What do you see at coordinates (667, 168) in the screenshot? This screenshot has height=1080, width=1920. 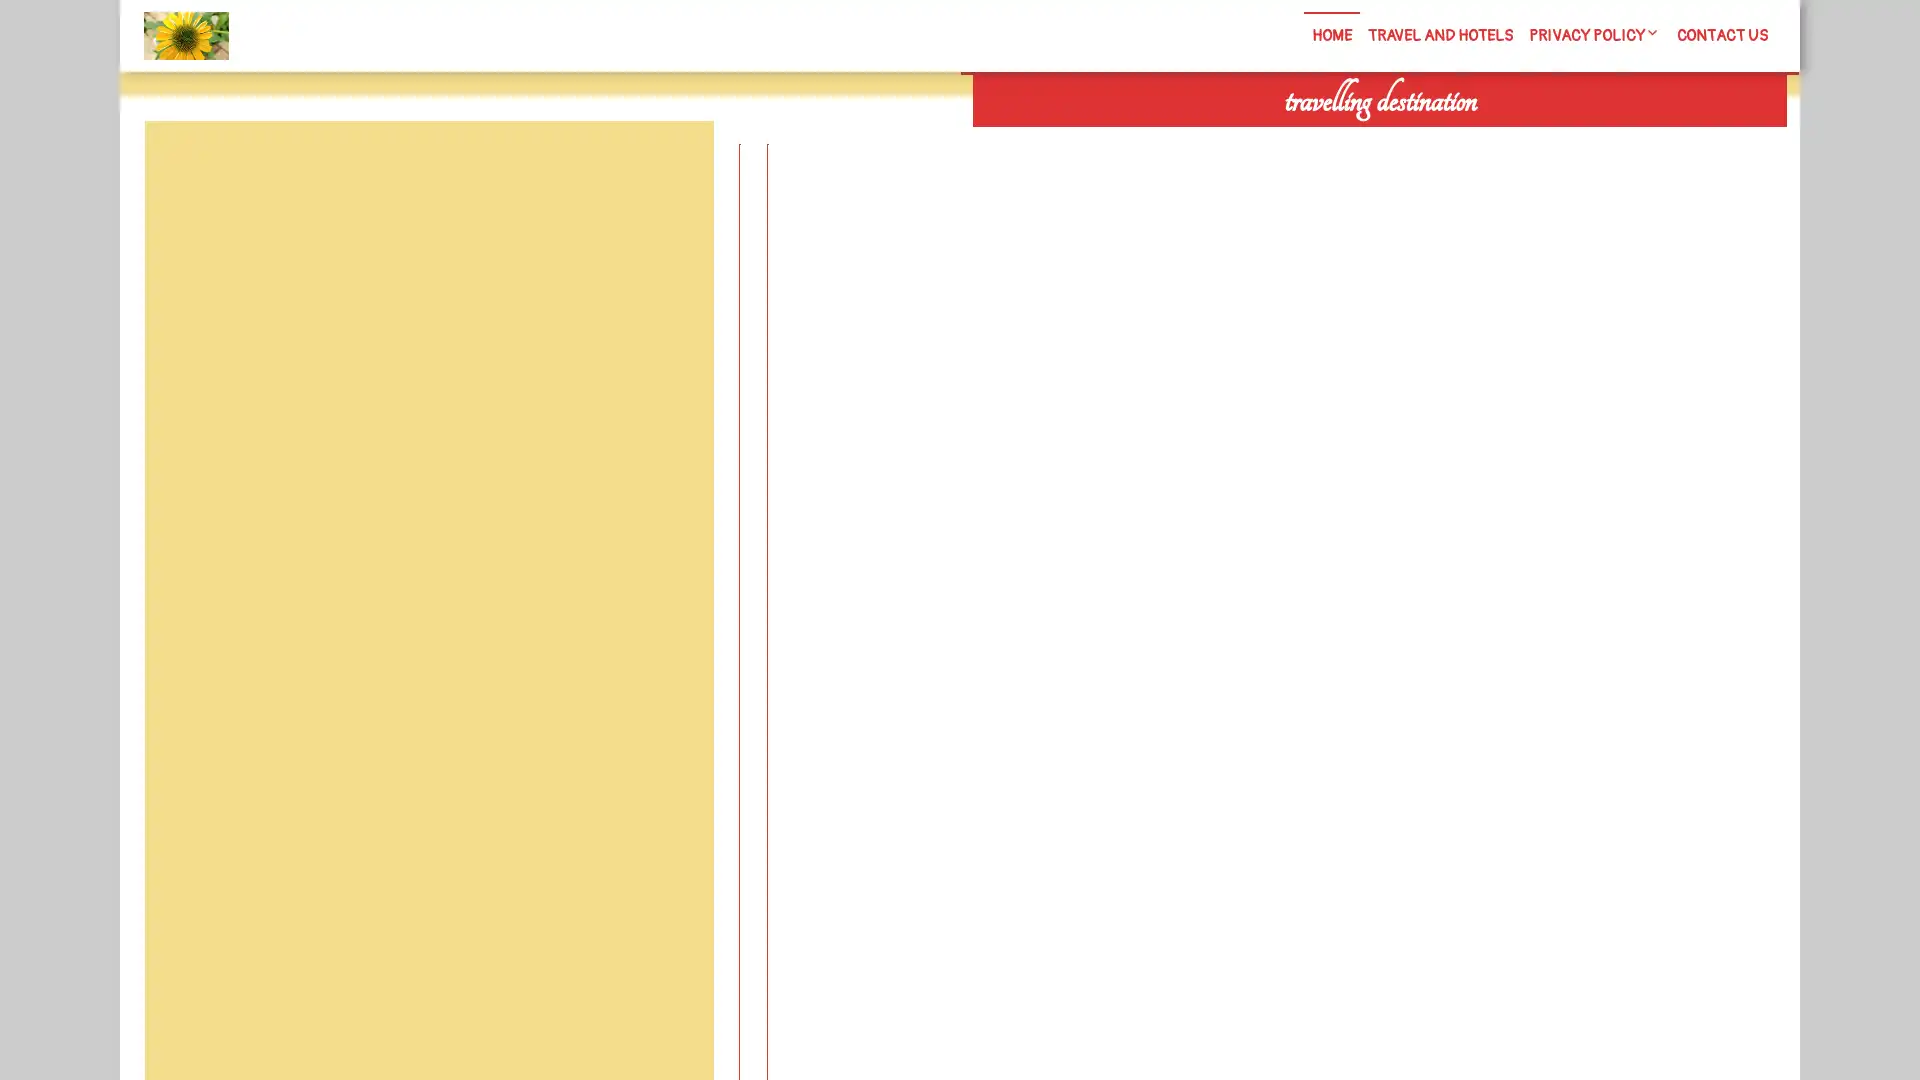 I see `Search` at bounding box center [667, 168].